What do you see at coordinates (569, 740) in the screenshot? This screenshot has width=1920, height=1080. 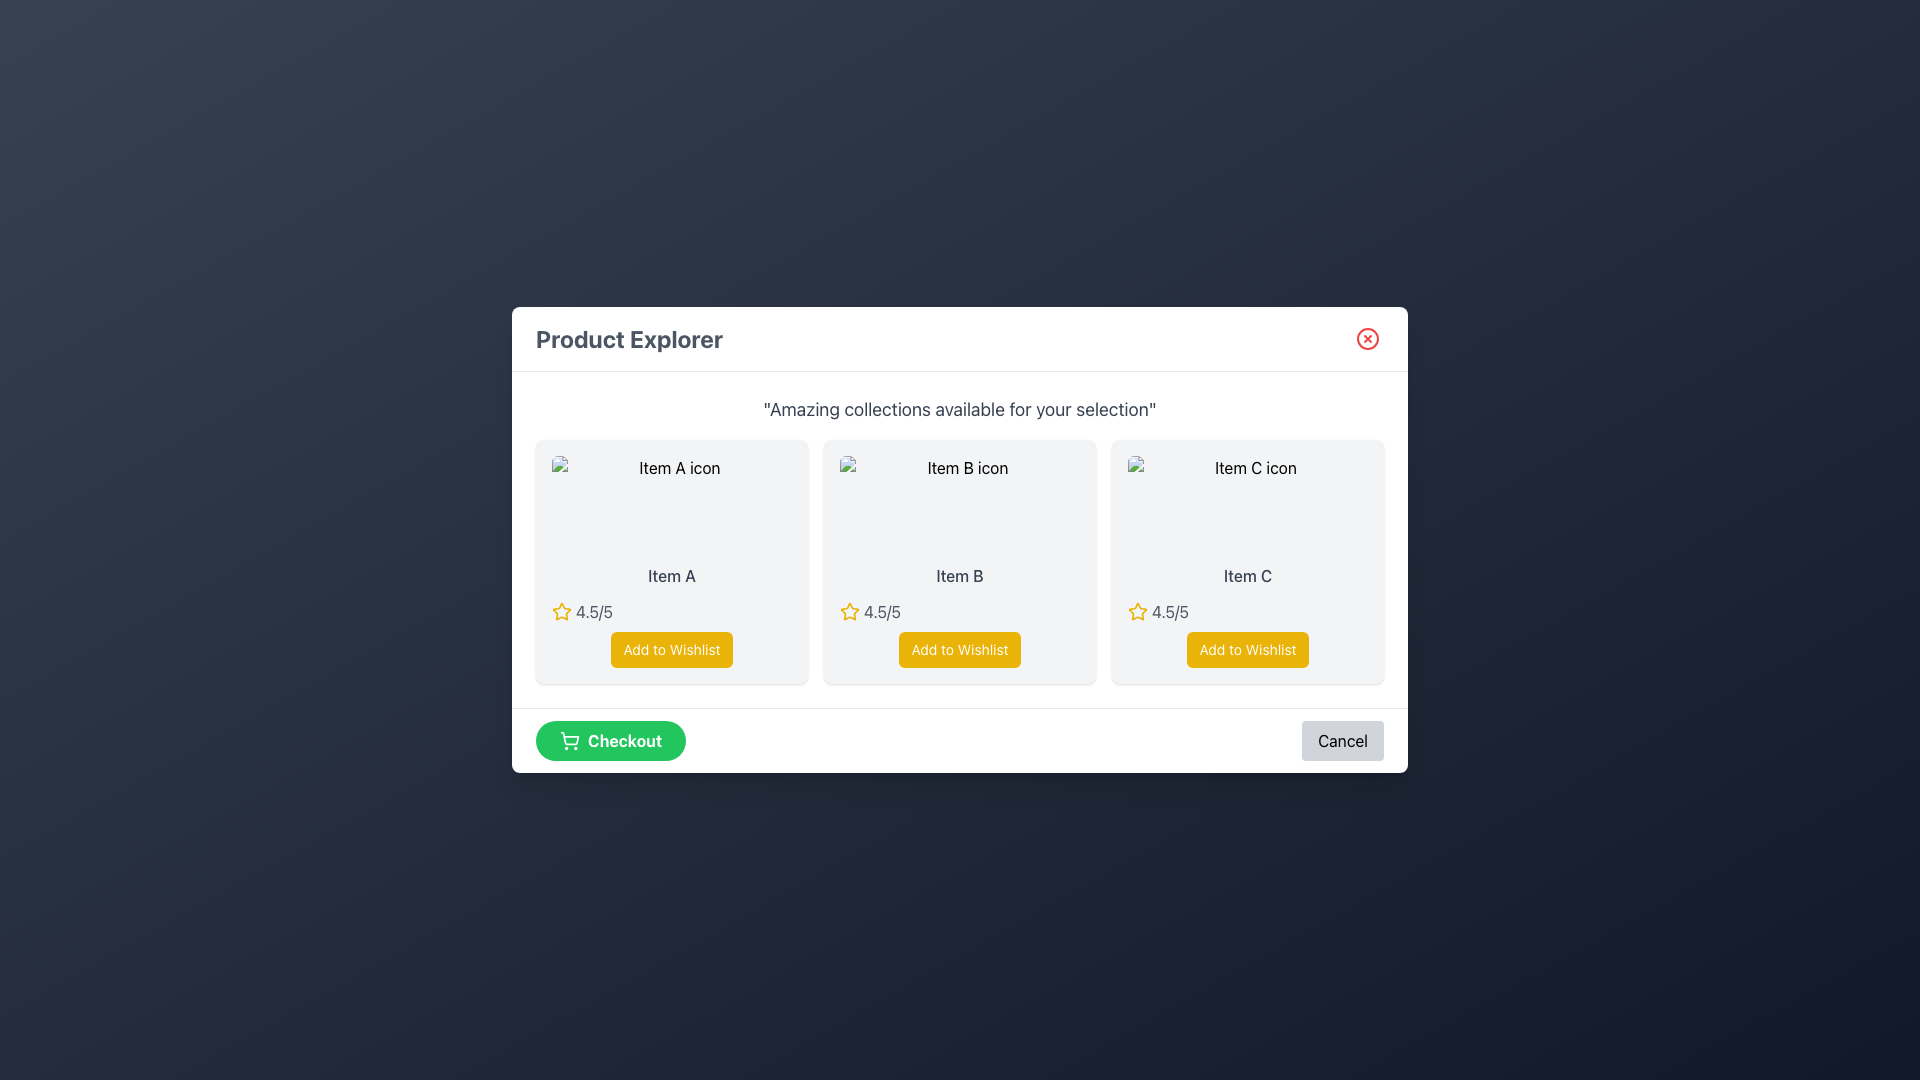 I see `the shopping cart icon, which is styled in minimalist line-art with a green fill and white stroke, located to the left of the 'Checkout' button at the bottom of the dialog interface` at bounding box center [569, 740].